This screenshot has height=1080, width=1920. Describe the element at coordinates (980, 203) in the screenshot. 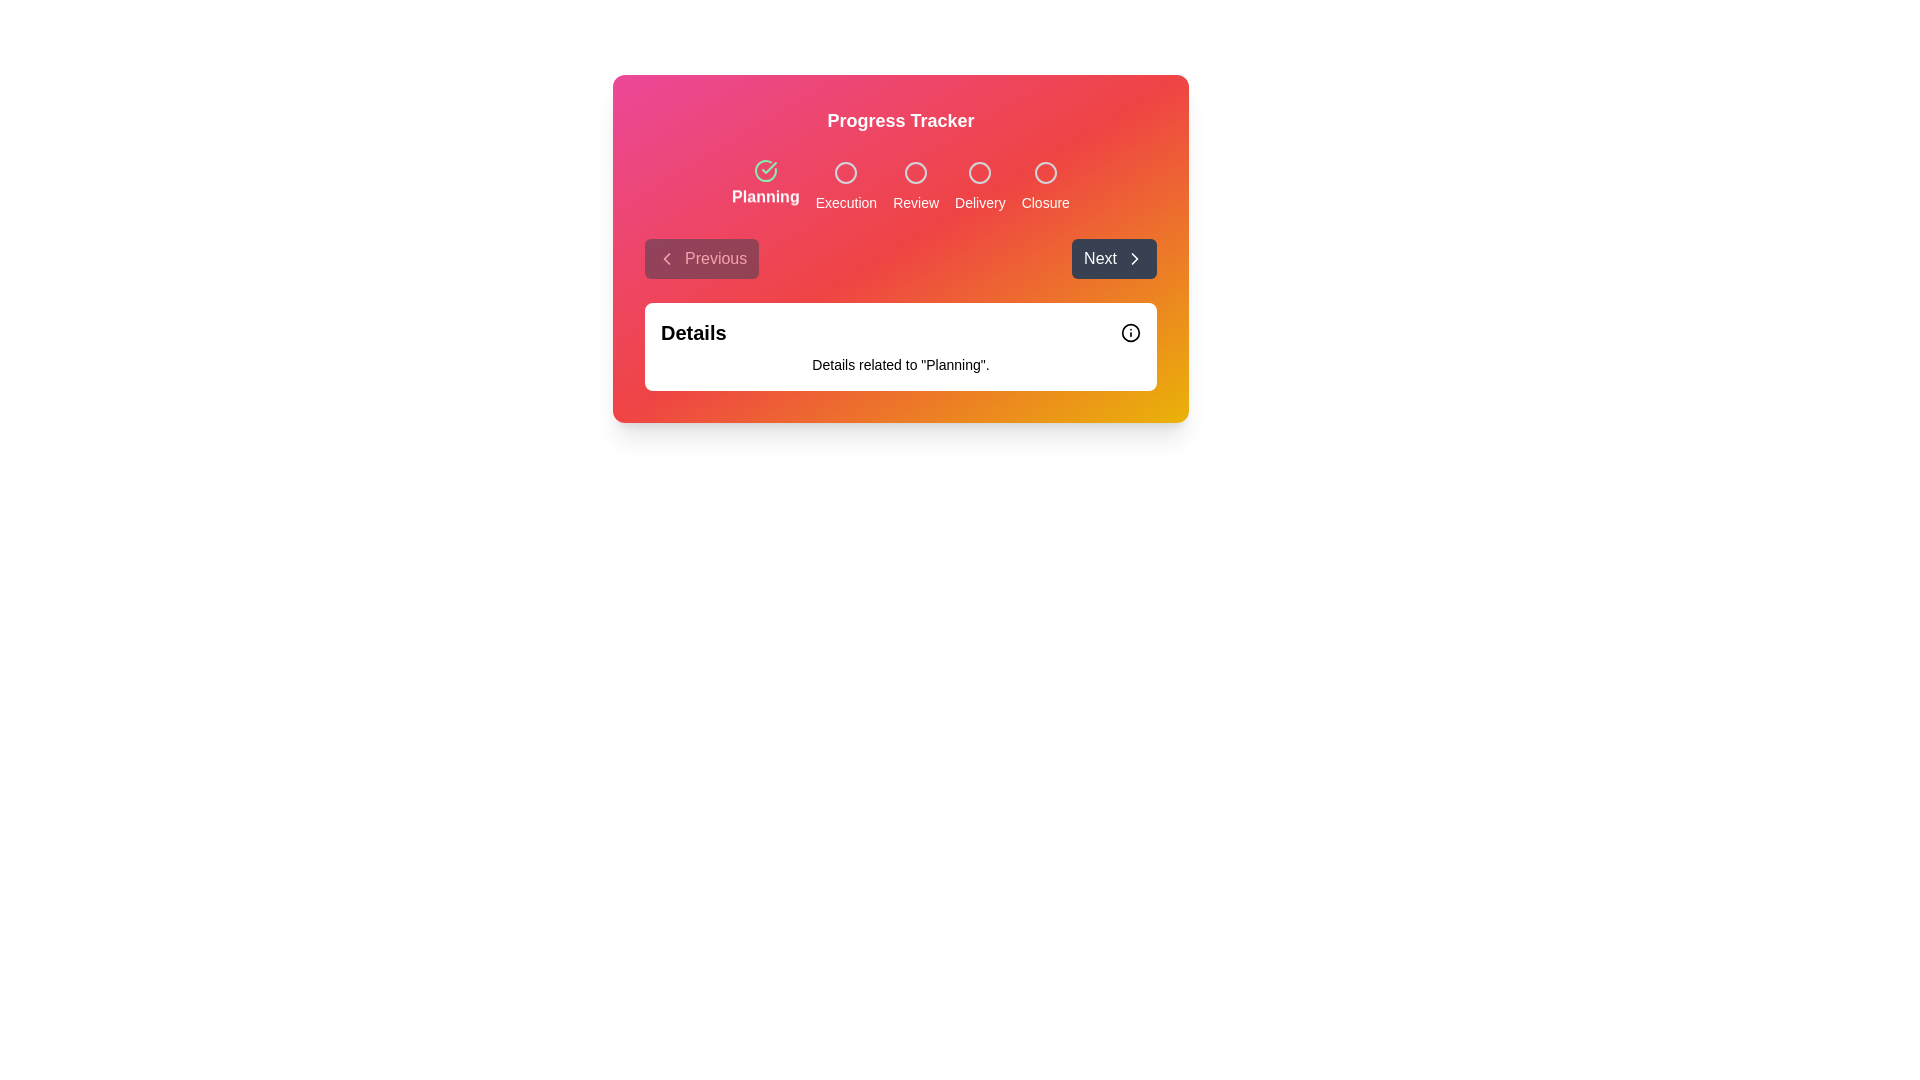

I see `the 'Delivery' step indicator in the process tracker, which is the fourth label in a horizontal progression tracker` at that location.